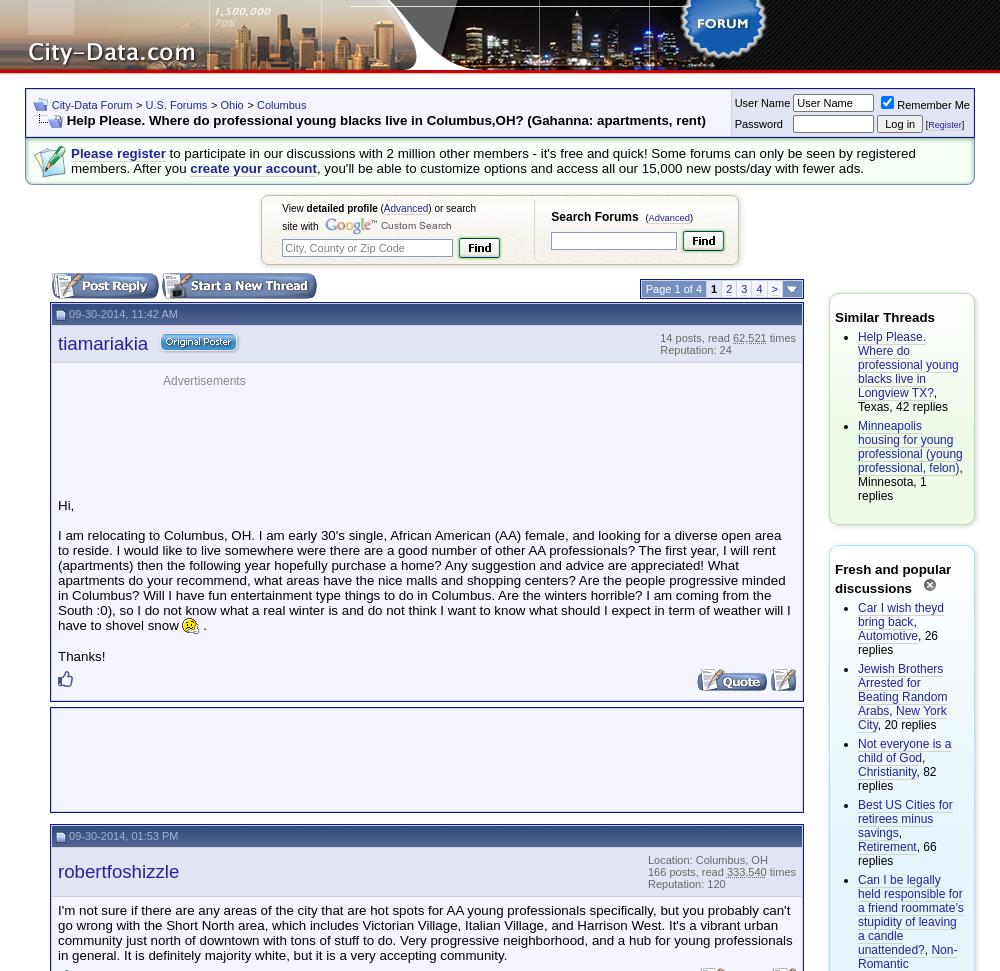 The image size is (1000, 971). What do you see at coordinates (887, 772) in the screenshot?
I see `'Christianity'` at bounding box center [887, 772].